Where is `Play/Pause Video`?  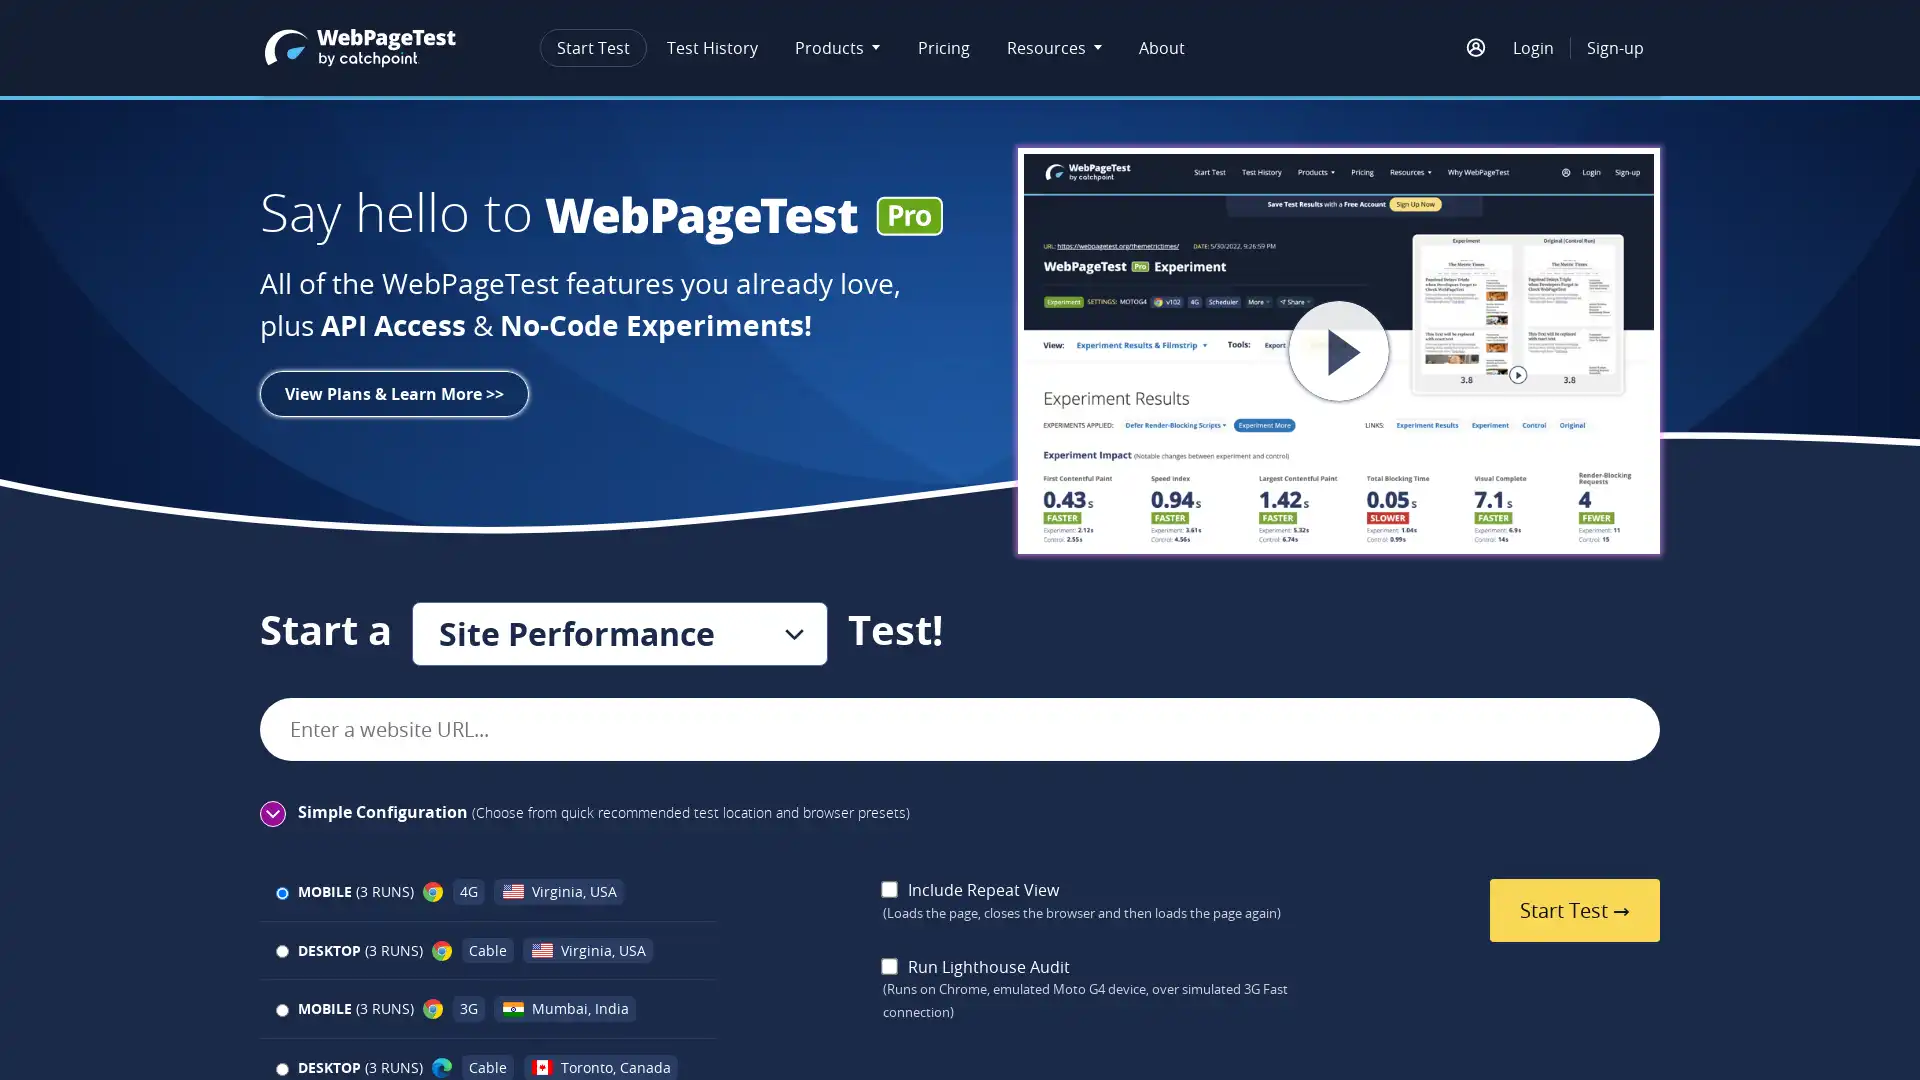
Play/Pause Video is located at coordinates (1339, 350).